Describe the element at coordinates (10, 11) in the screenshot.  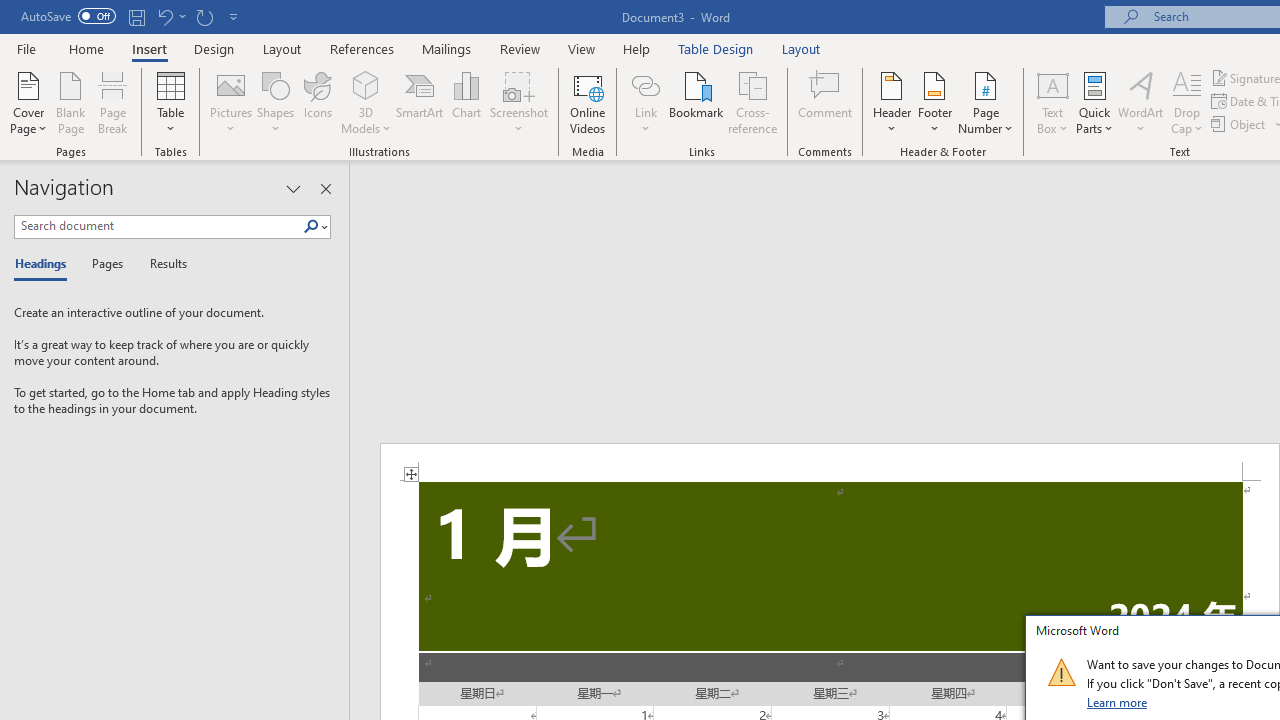
I see `'System'` at that location.